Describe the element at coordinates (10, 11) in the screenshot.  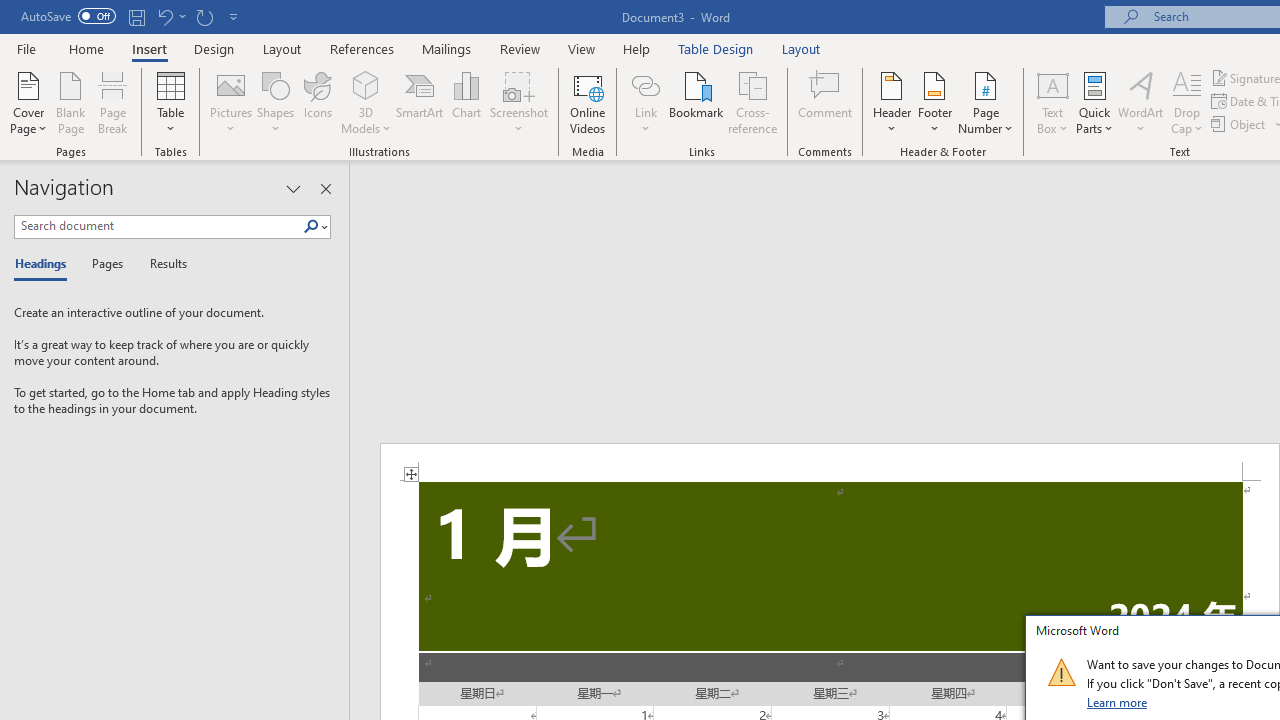
I see `'System'` at that location.